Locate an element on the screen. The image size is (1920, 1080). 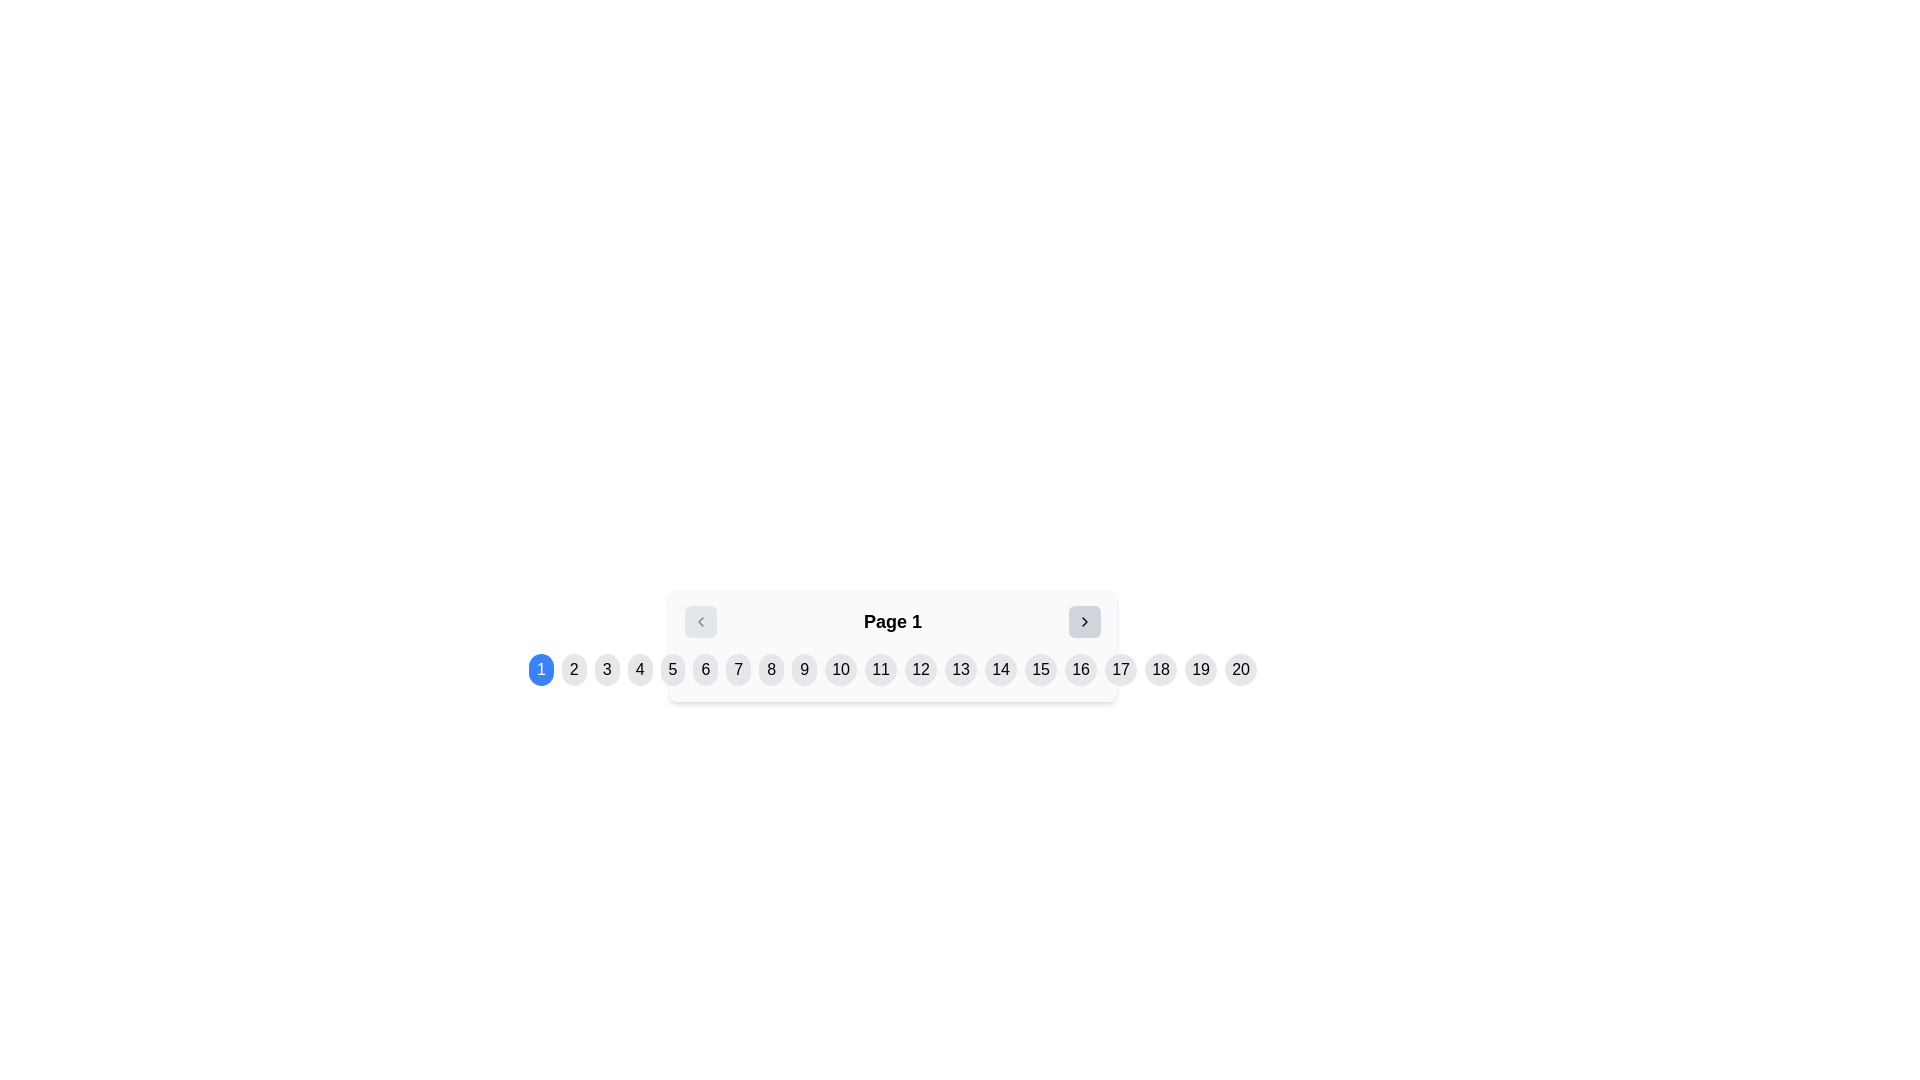
the 7th pagination button that allows users to select the 7th page in a pagination sequence, positioned between buttons labeled '6' and '8' is located at coordinates (737, 670).